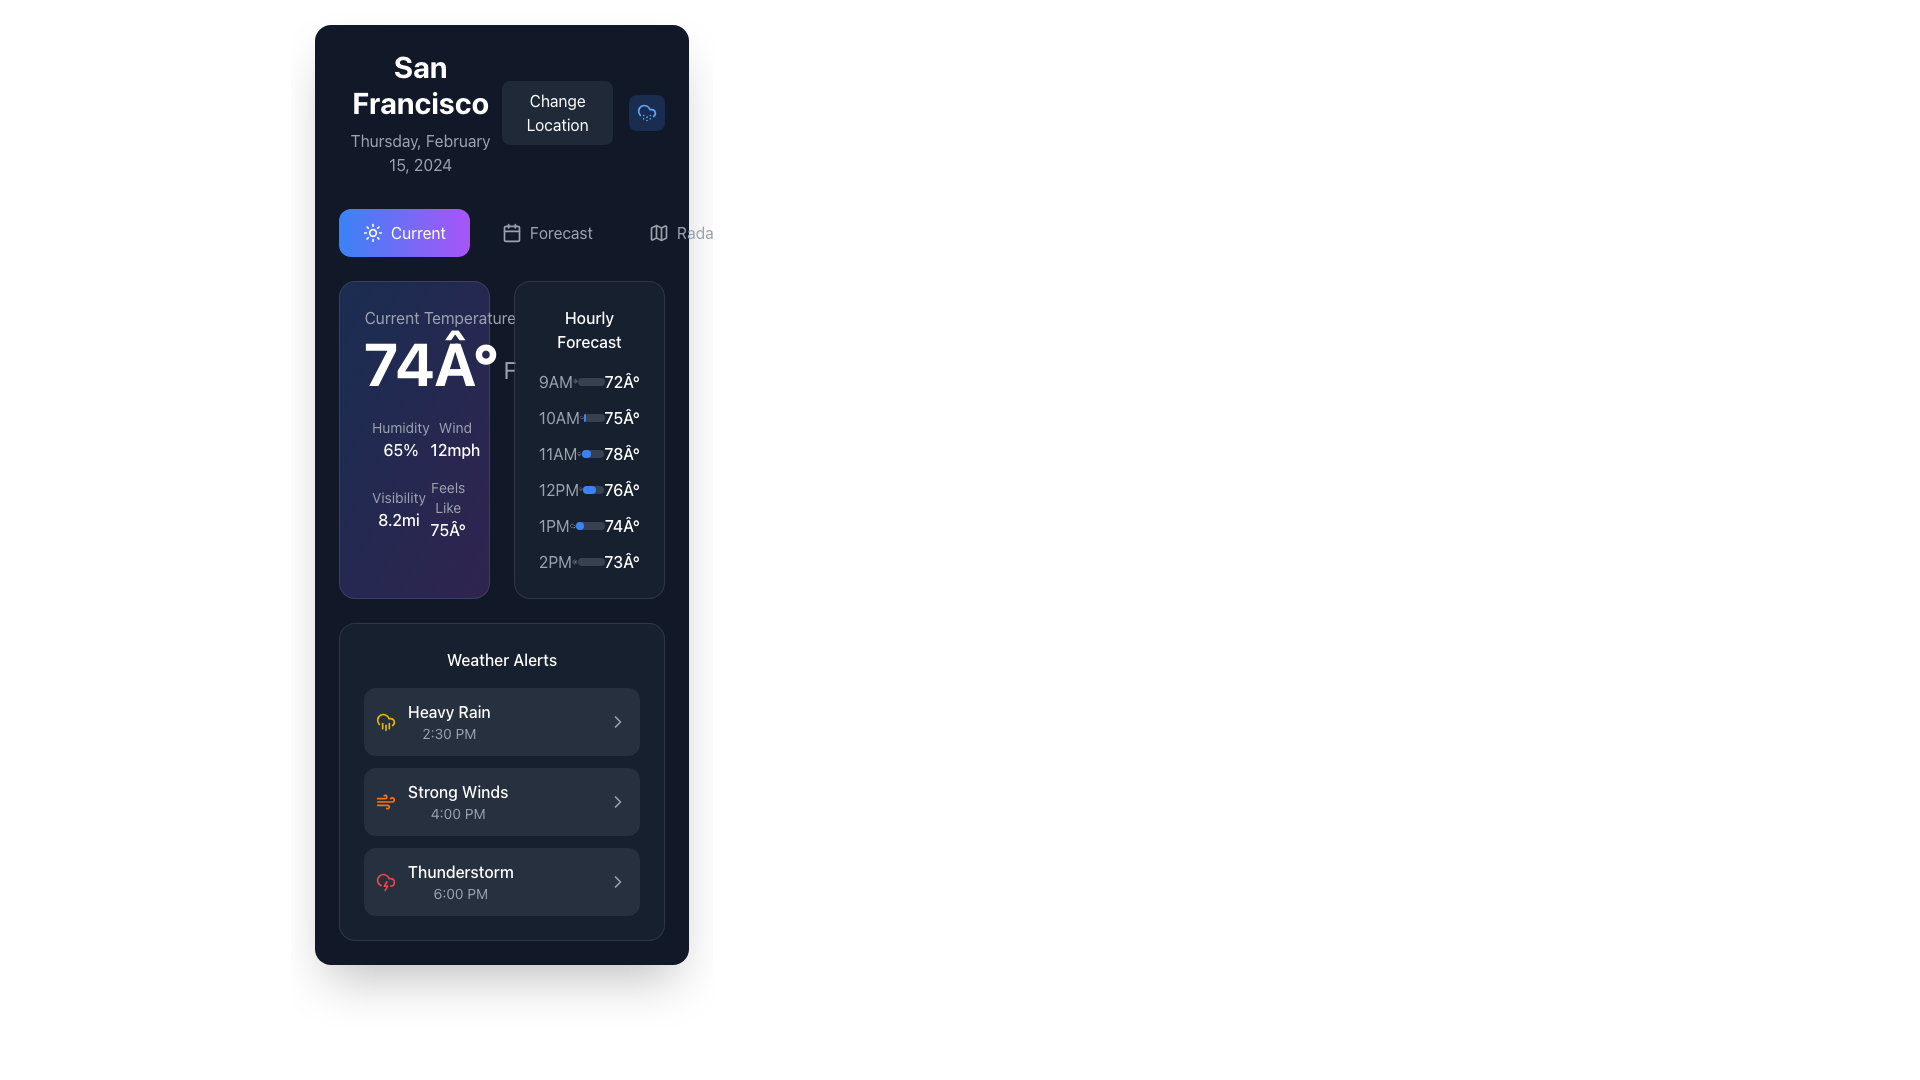  I want to click on on the temperature display element showing '74°' in a bold white font within the current temperature section of the weather application interface, so click(430, 363).